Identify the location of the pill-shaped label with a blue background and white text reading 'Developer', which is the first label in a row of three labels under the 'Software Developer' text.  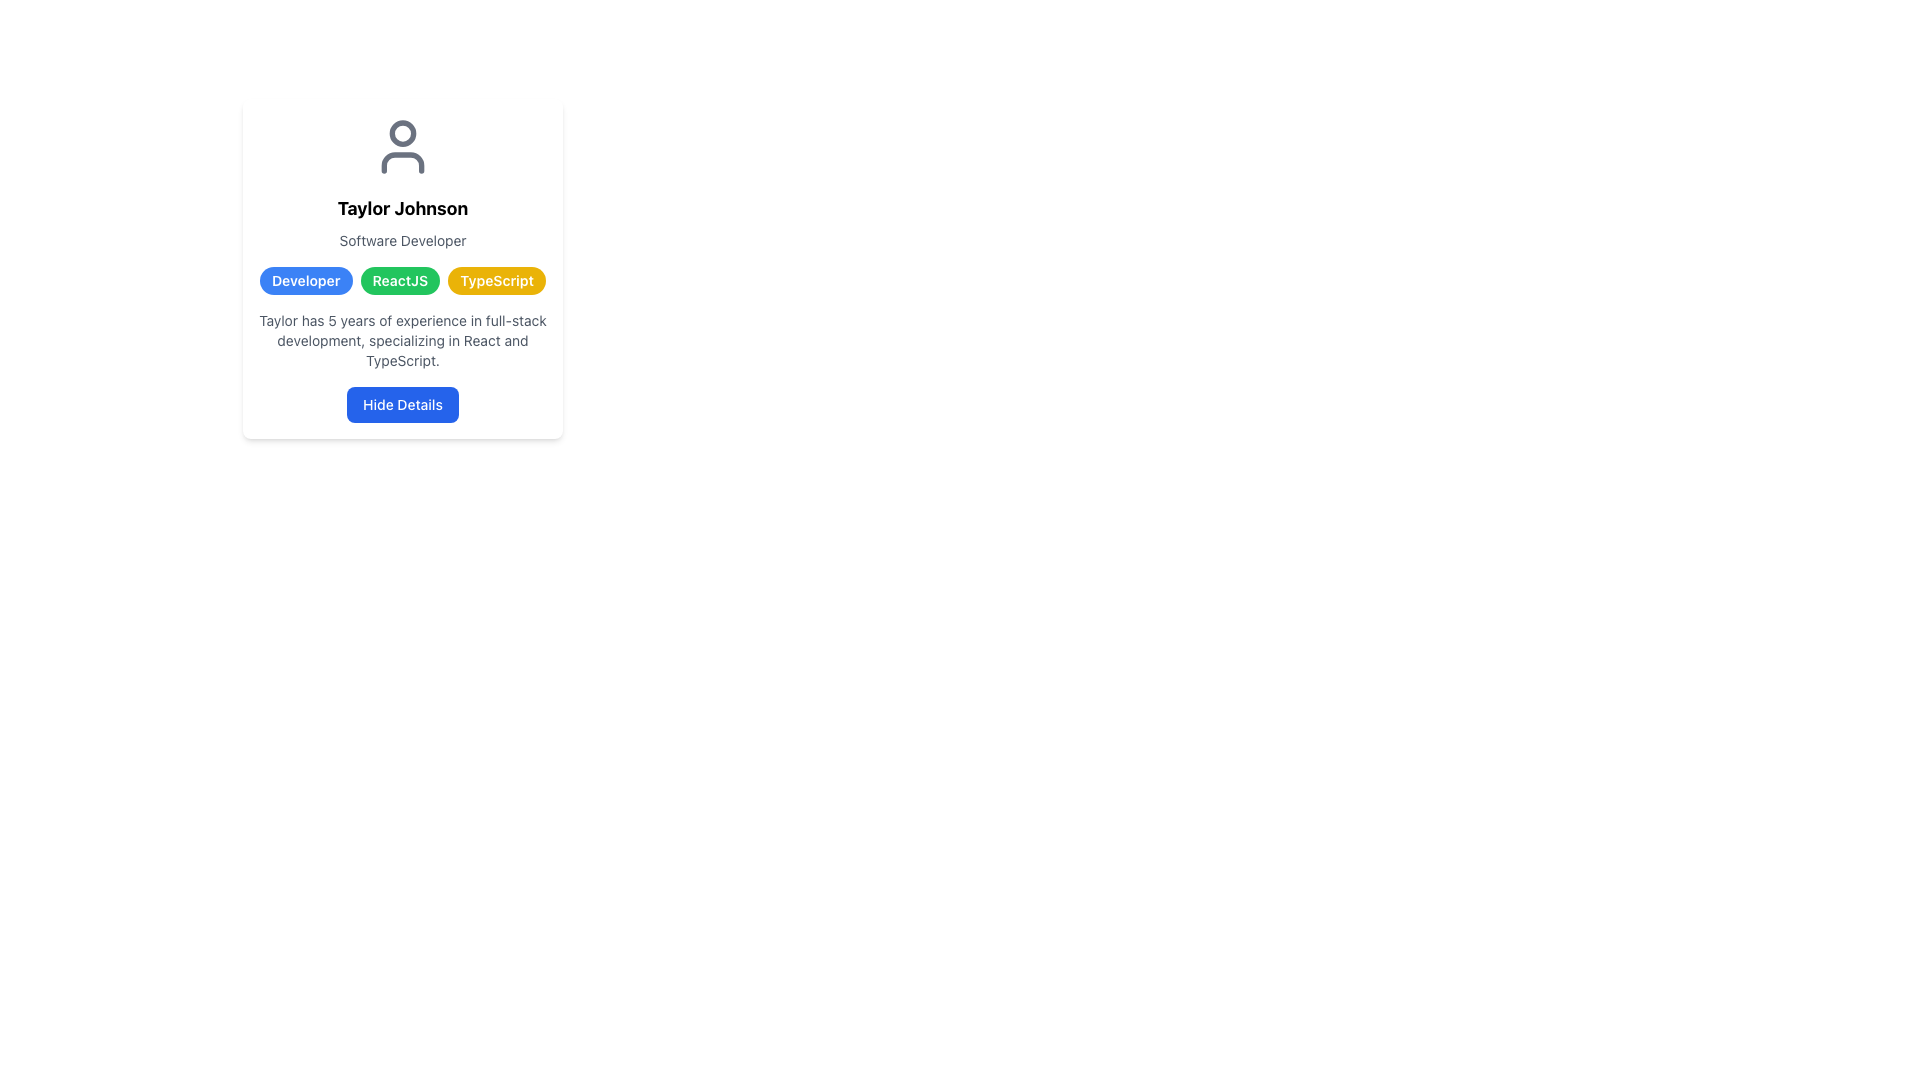
(305, 281).